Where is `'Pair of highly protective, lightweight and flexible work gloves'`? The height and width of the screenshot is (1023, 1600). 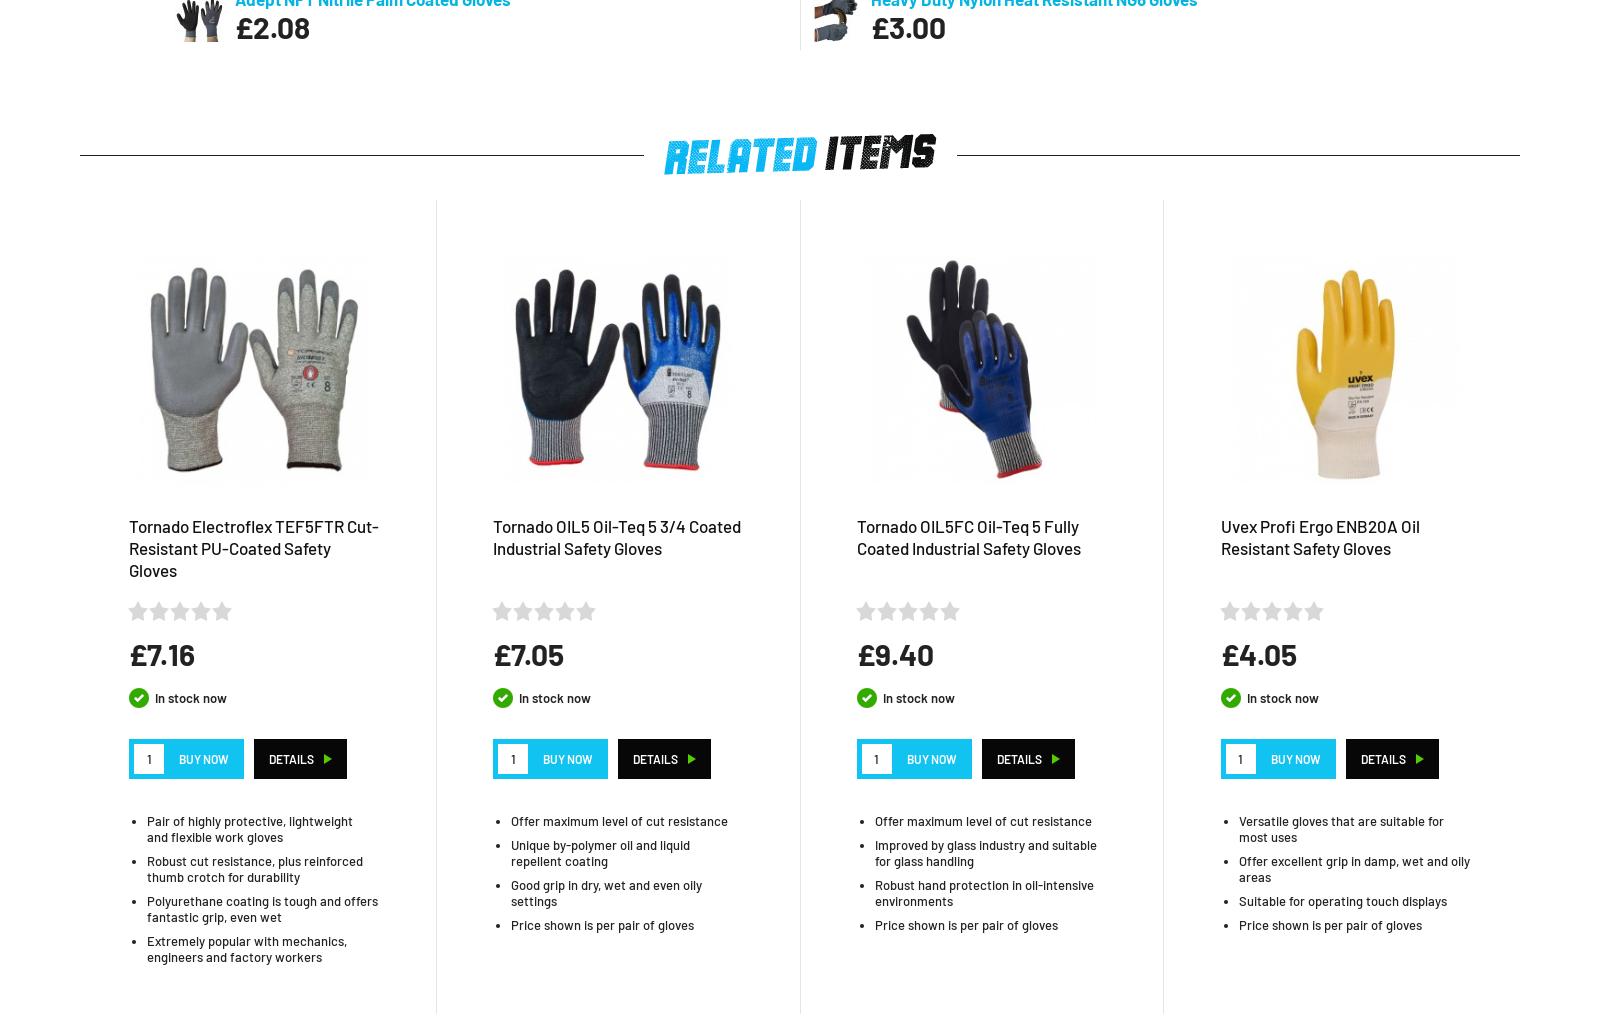
'Pair of highly protective, lightweight and flexible work gloves' is located at coordinates (249, 827).